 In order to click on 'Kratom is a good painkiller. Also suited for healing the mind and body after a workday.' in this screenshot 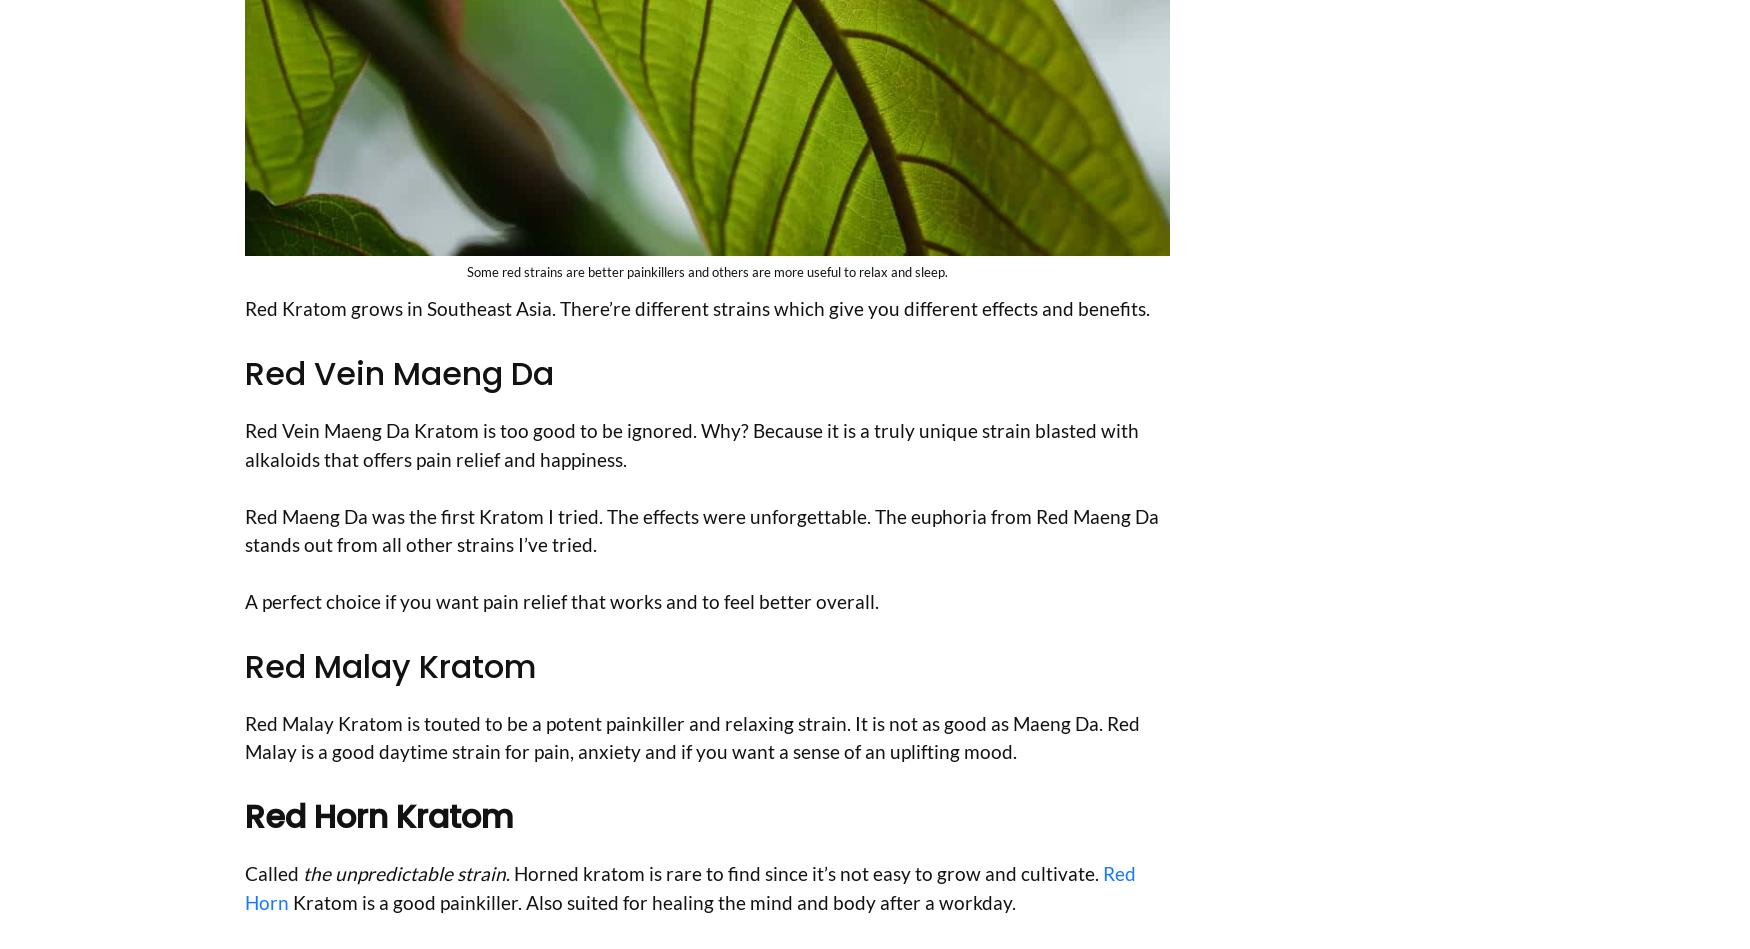, I will do `click(651, 900)`.